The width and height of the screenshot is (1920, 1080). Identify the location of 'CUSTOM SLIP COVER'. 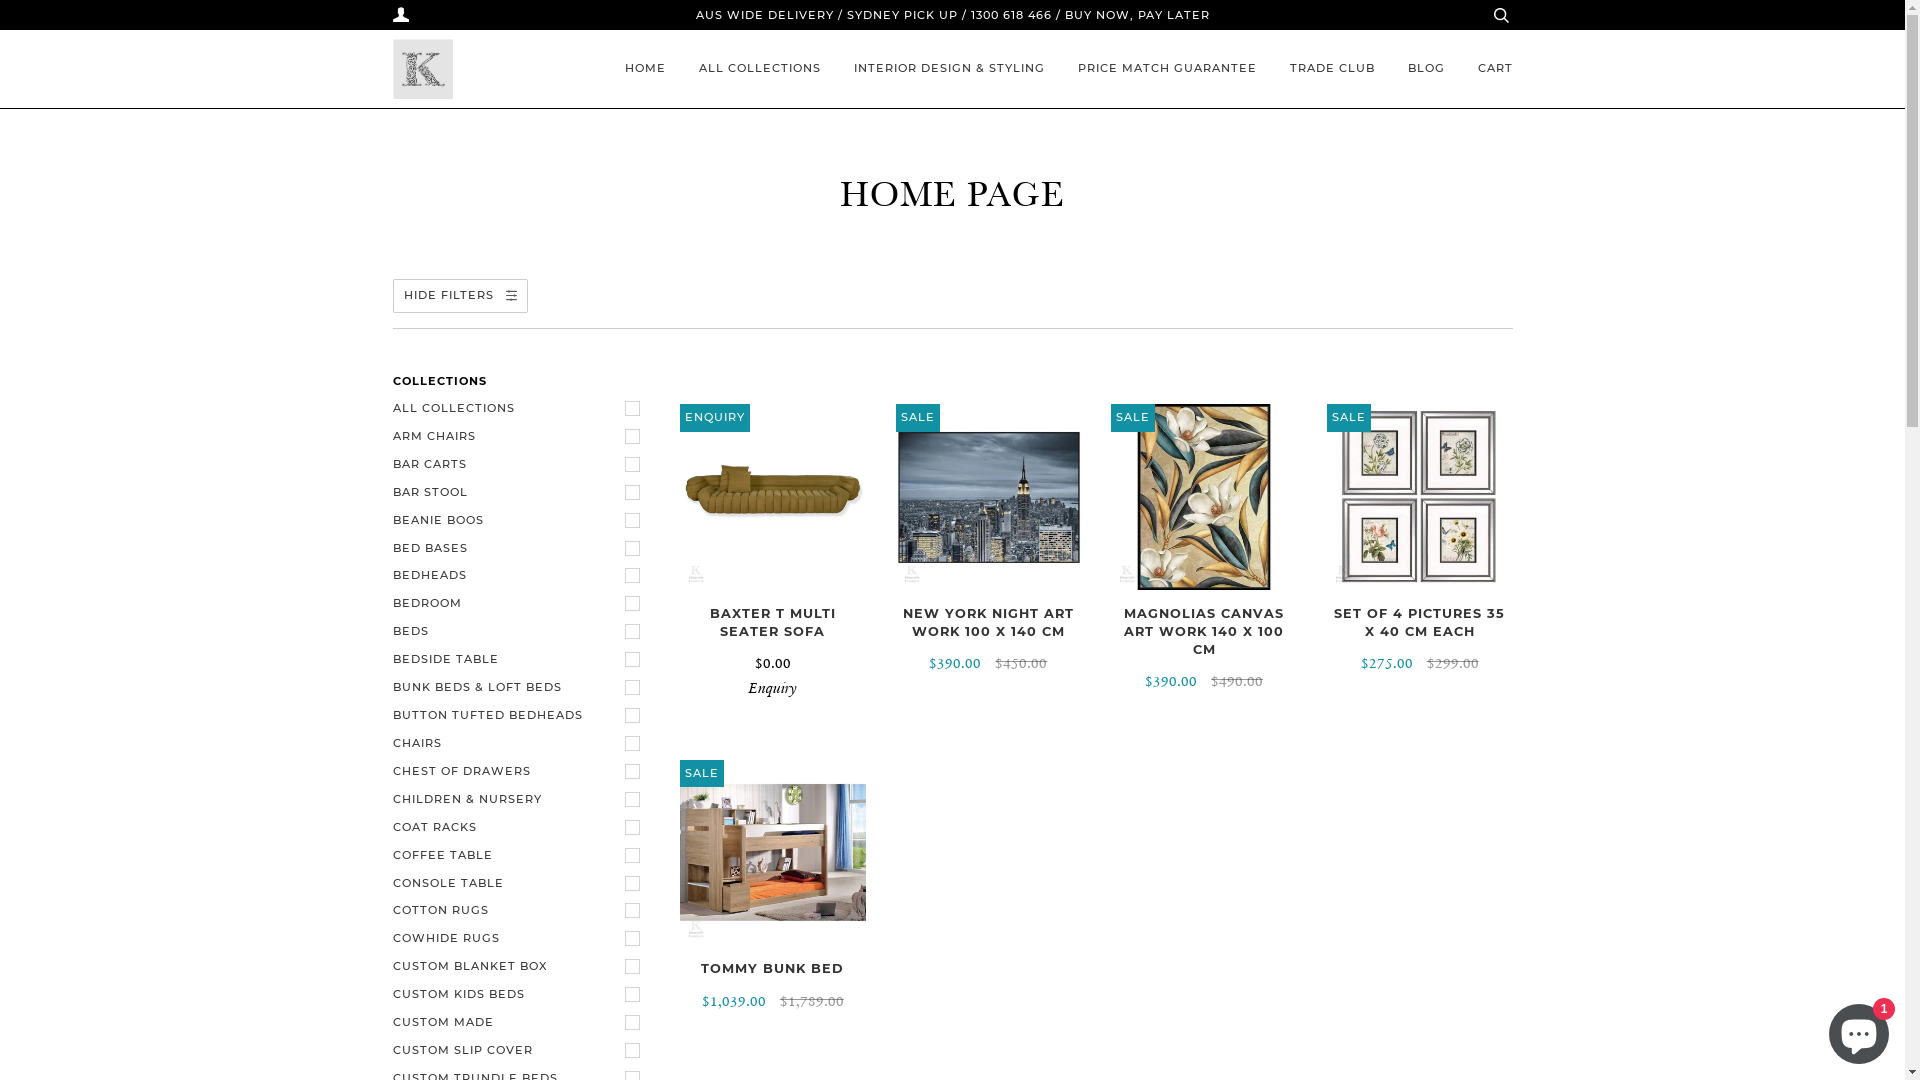
(521, 1049).